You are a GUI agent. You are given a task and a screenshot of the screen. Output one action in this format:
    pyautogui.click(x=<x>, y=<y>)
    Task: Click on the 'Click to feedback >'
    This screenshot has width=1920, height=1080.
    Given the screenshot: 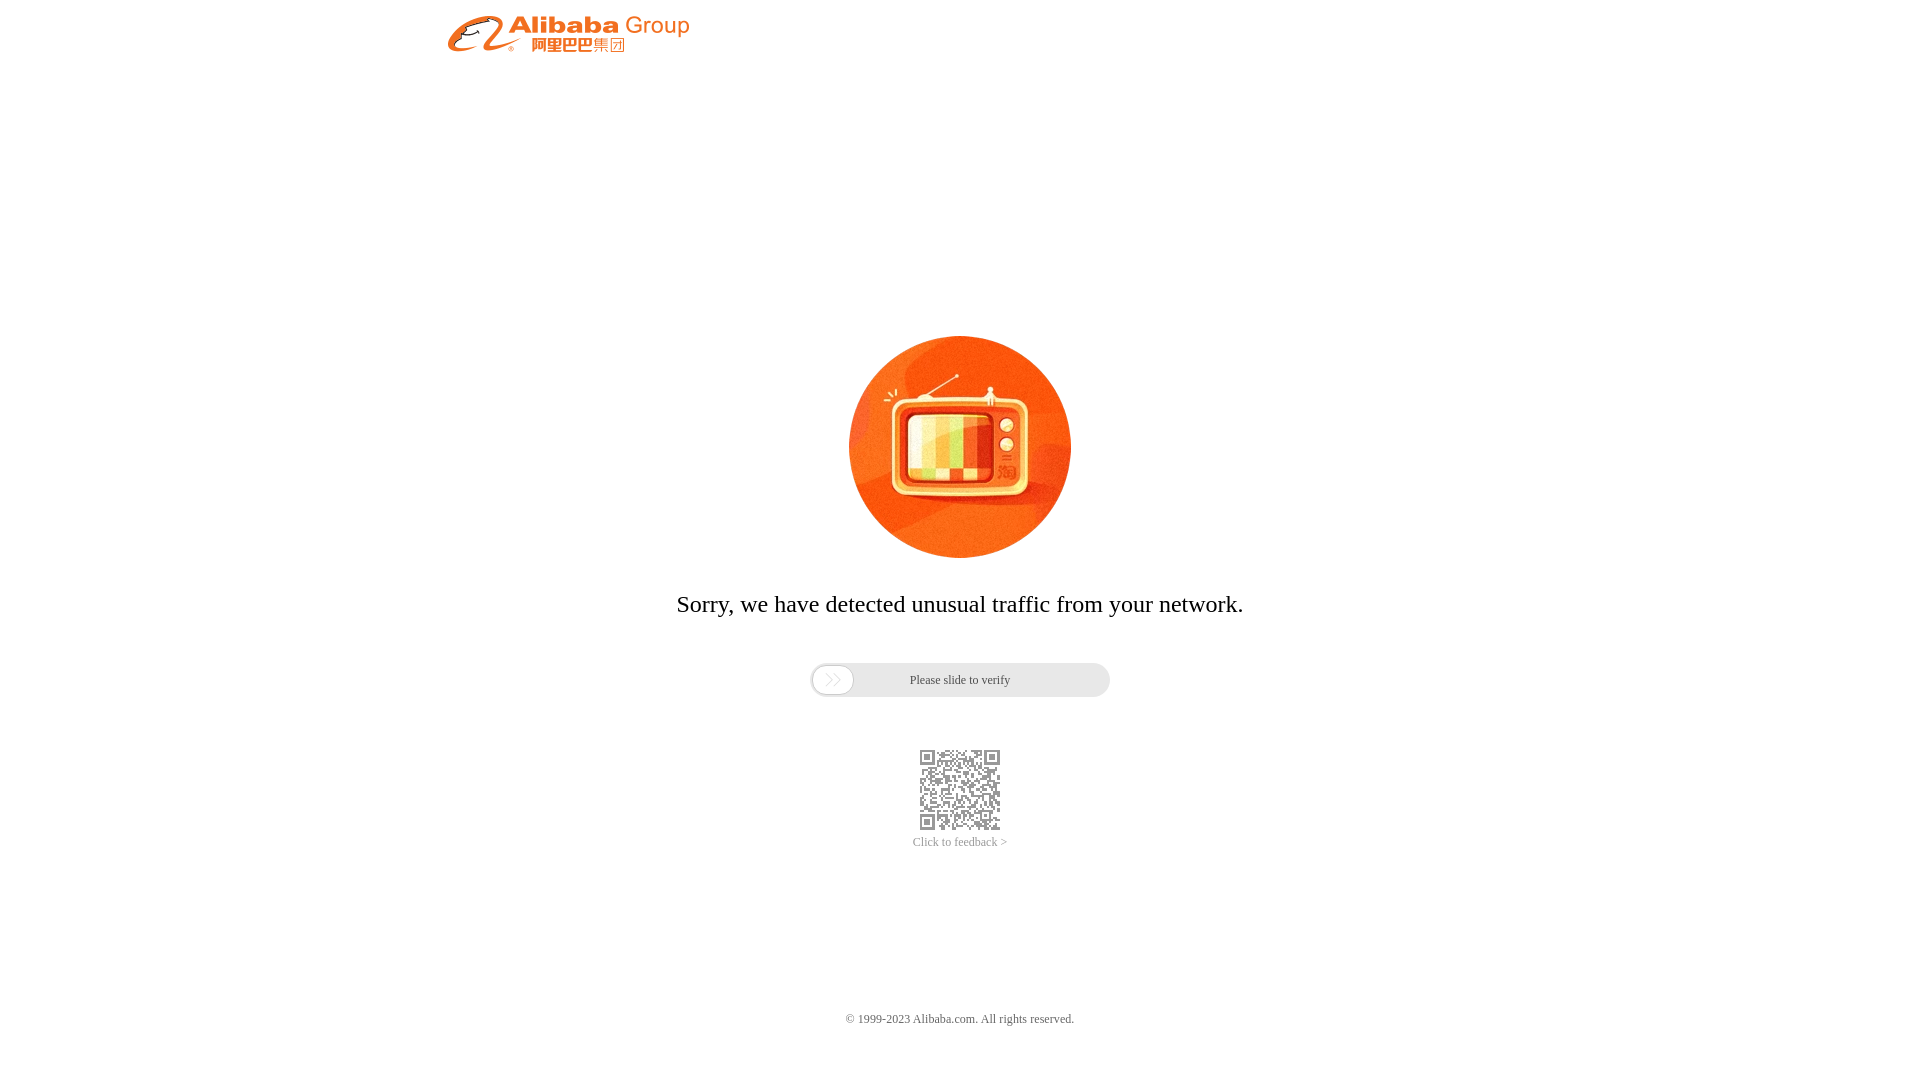 What is the action you would take?
    pyautogui.click(x=960, y=842)
    